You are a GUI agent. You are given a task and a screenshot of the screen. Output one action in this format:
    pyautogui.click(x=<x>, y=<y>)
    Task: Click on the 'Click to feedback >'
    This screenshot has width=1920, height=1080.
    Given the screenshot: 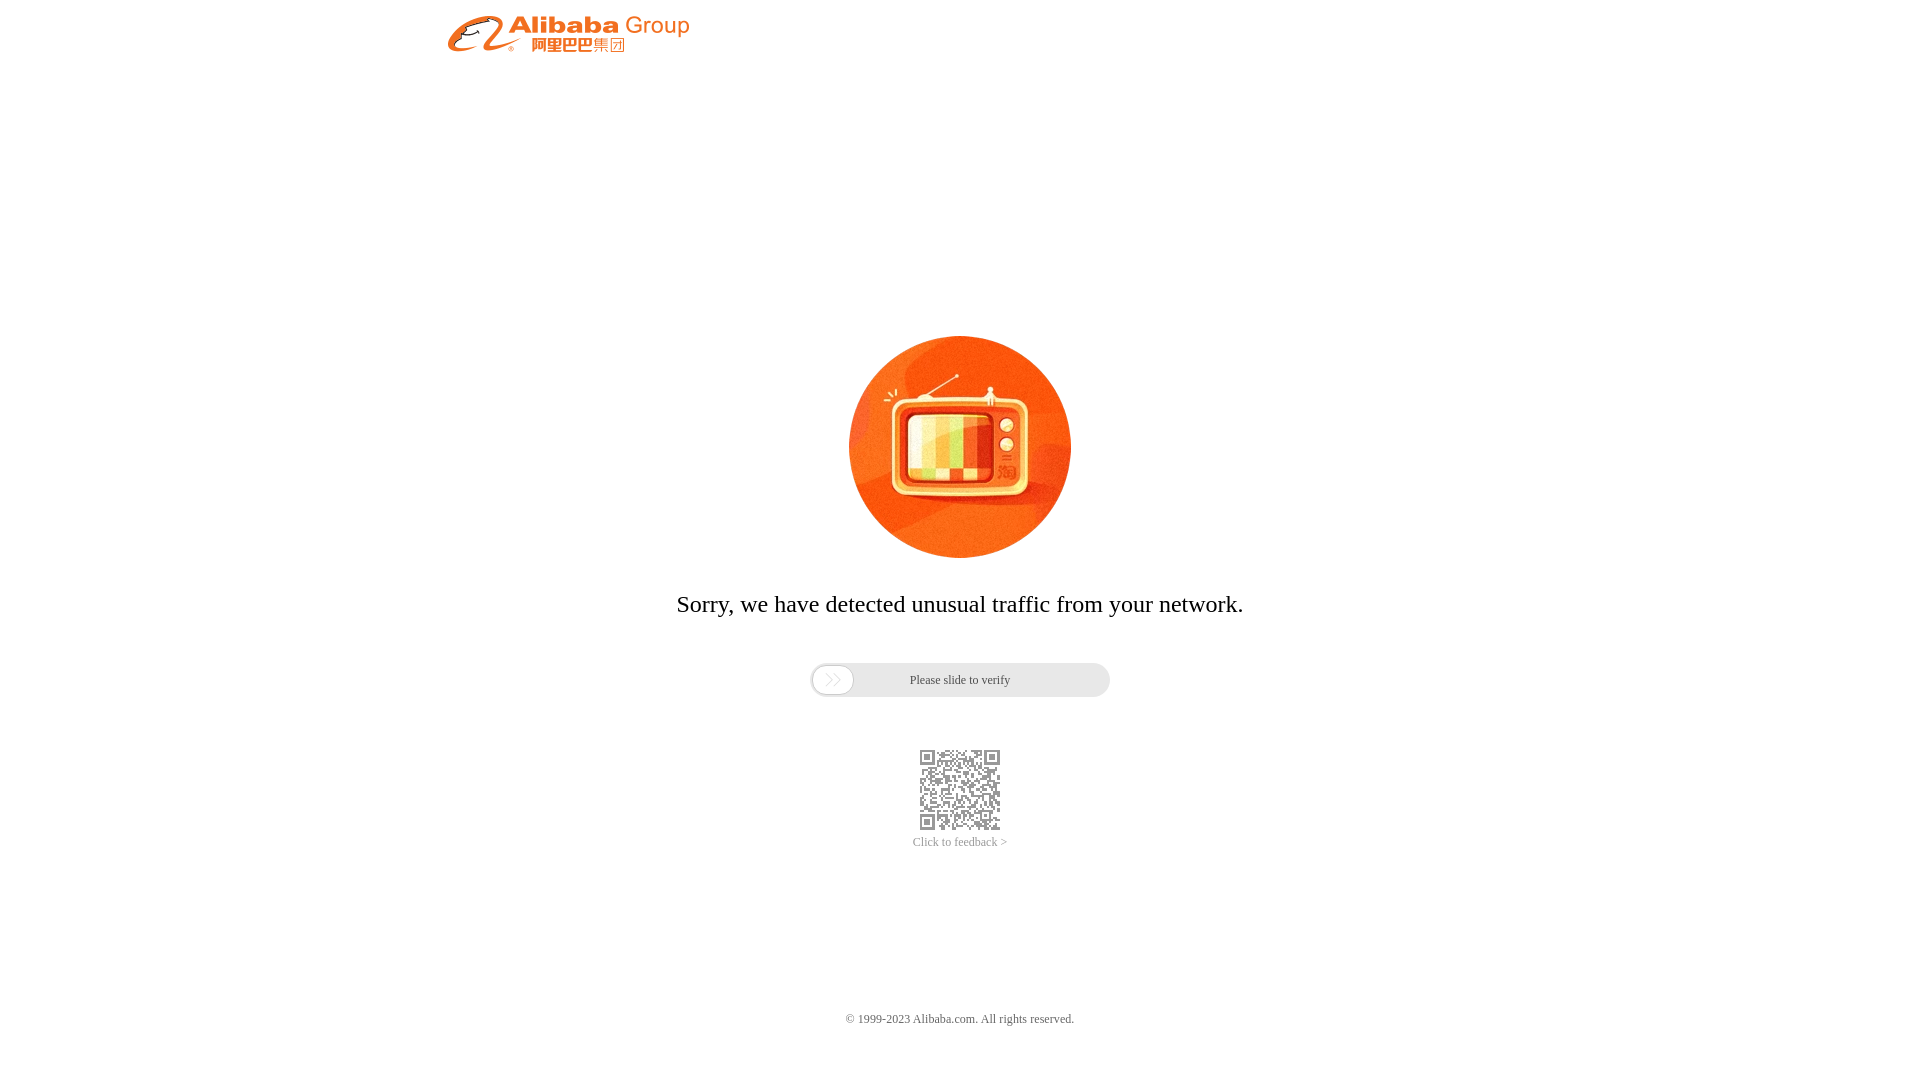 What is the action you would take?
    pyautogui.click(x=960, y=842)
    